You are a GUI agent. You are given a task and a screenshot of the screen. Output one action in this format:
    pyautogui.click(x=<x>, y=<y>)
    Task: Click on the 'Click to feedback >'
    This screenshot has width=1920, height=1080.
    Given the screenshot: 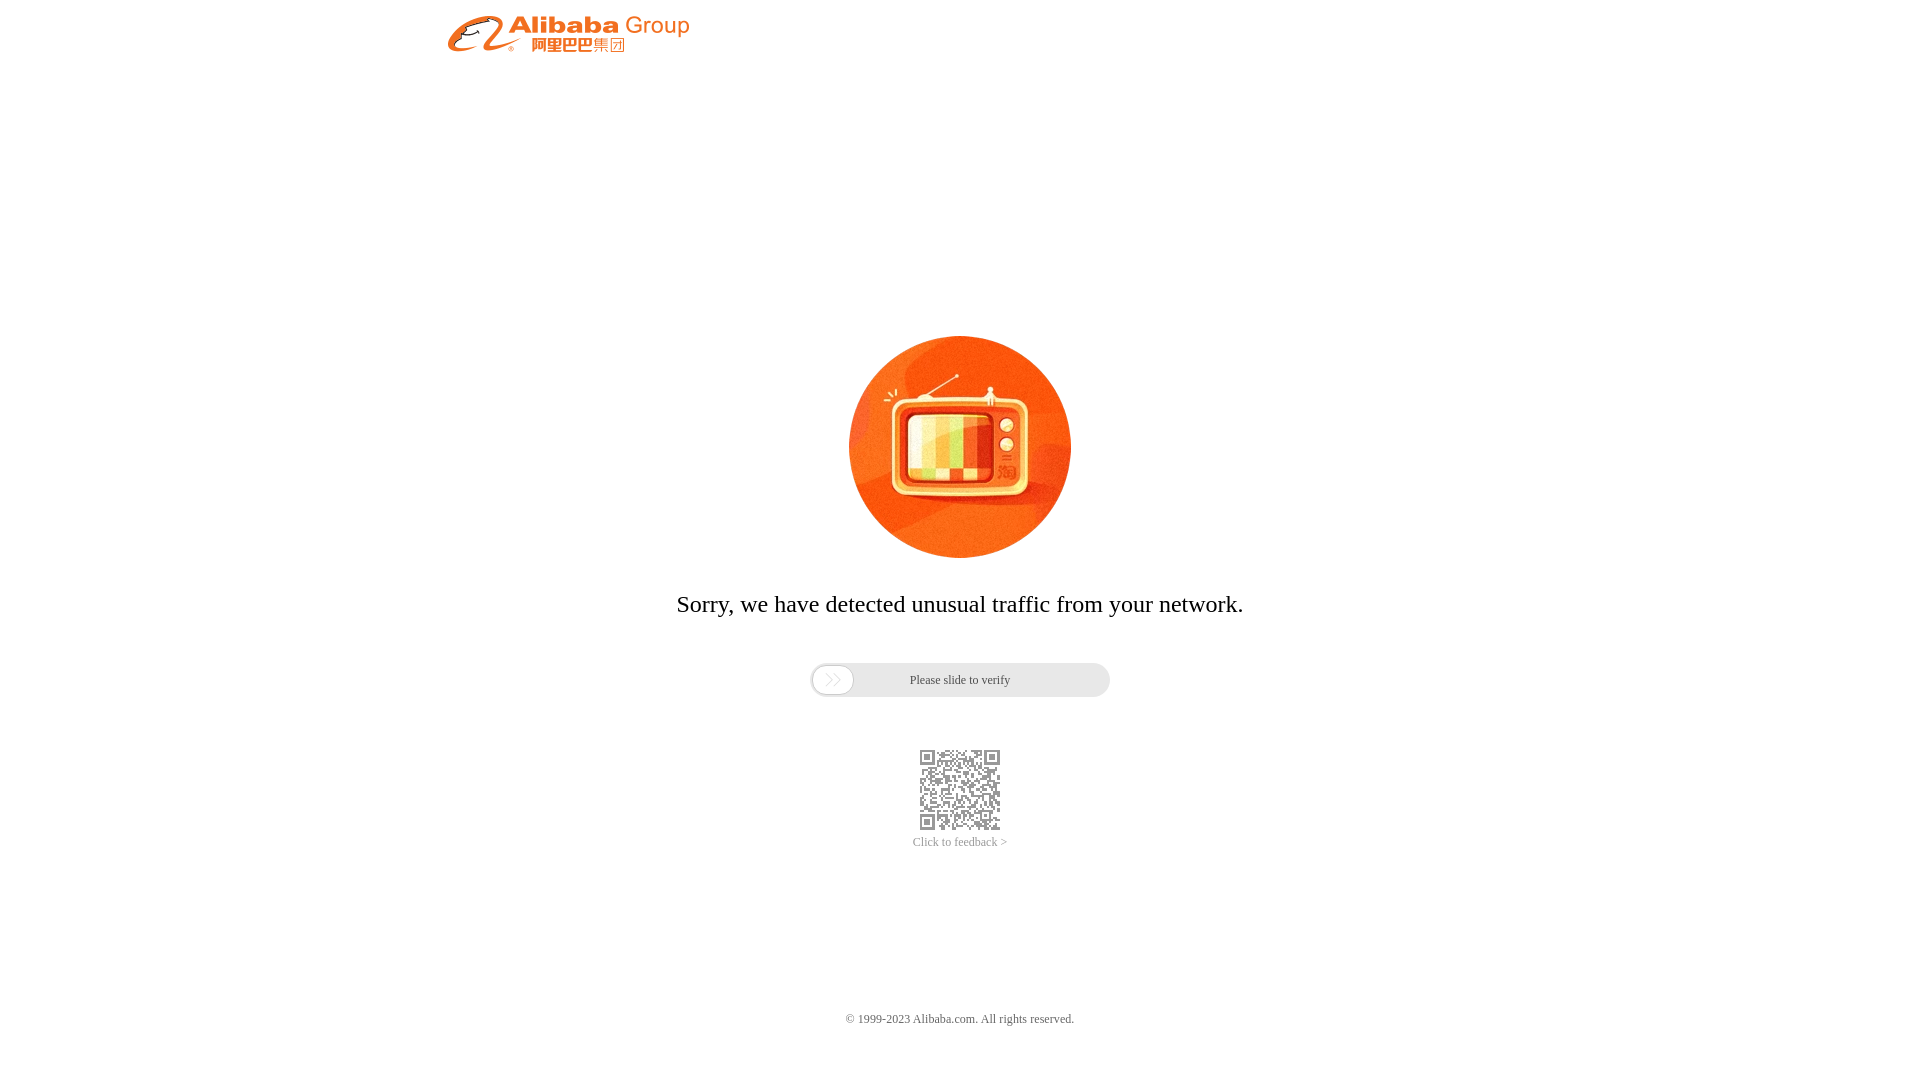 What is the action you would take?
    pyautogui.click(x=960, y=842)
    